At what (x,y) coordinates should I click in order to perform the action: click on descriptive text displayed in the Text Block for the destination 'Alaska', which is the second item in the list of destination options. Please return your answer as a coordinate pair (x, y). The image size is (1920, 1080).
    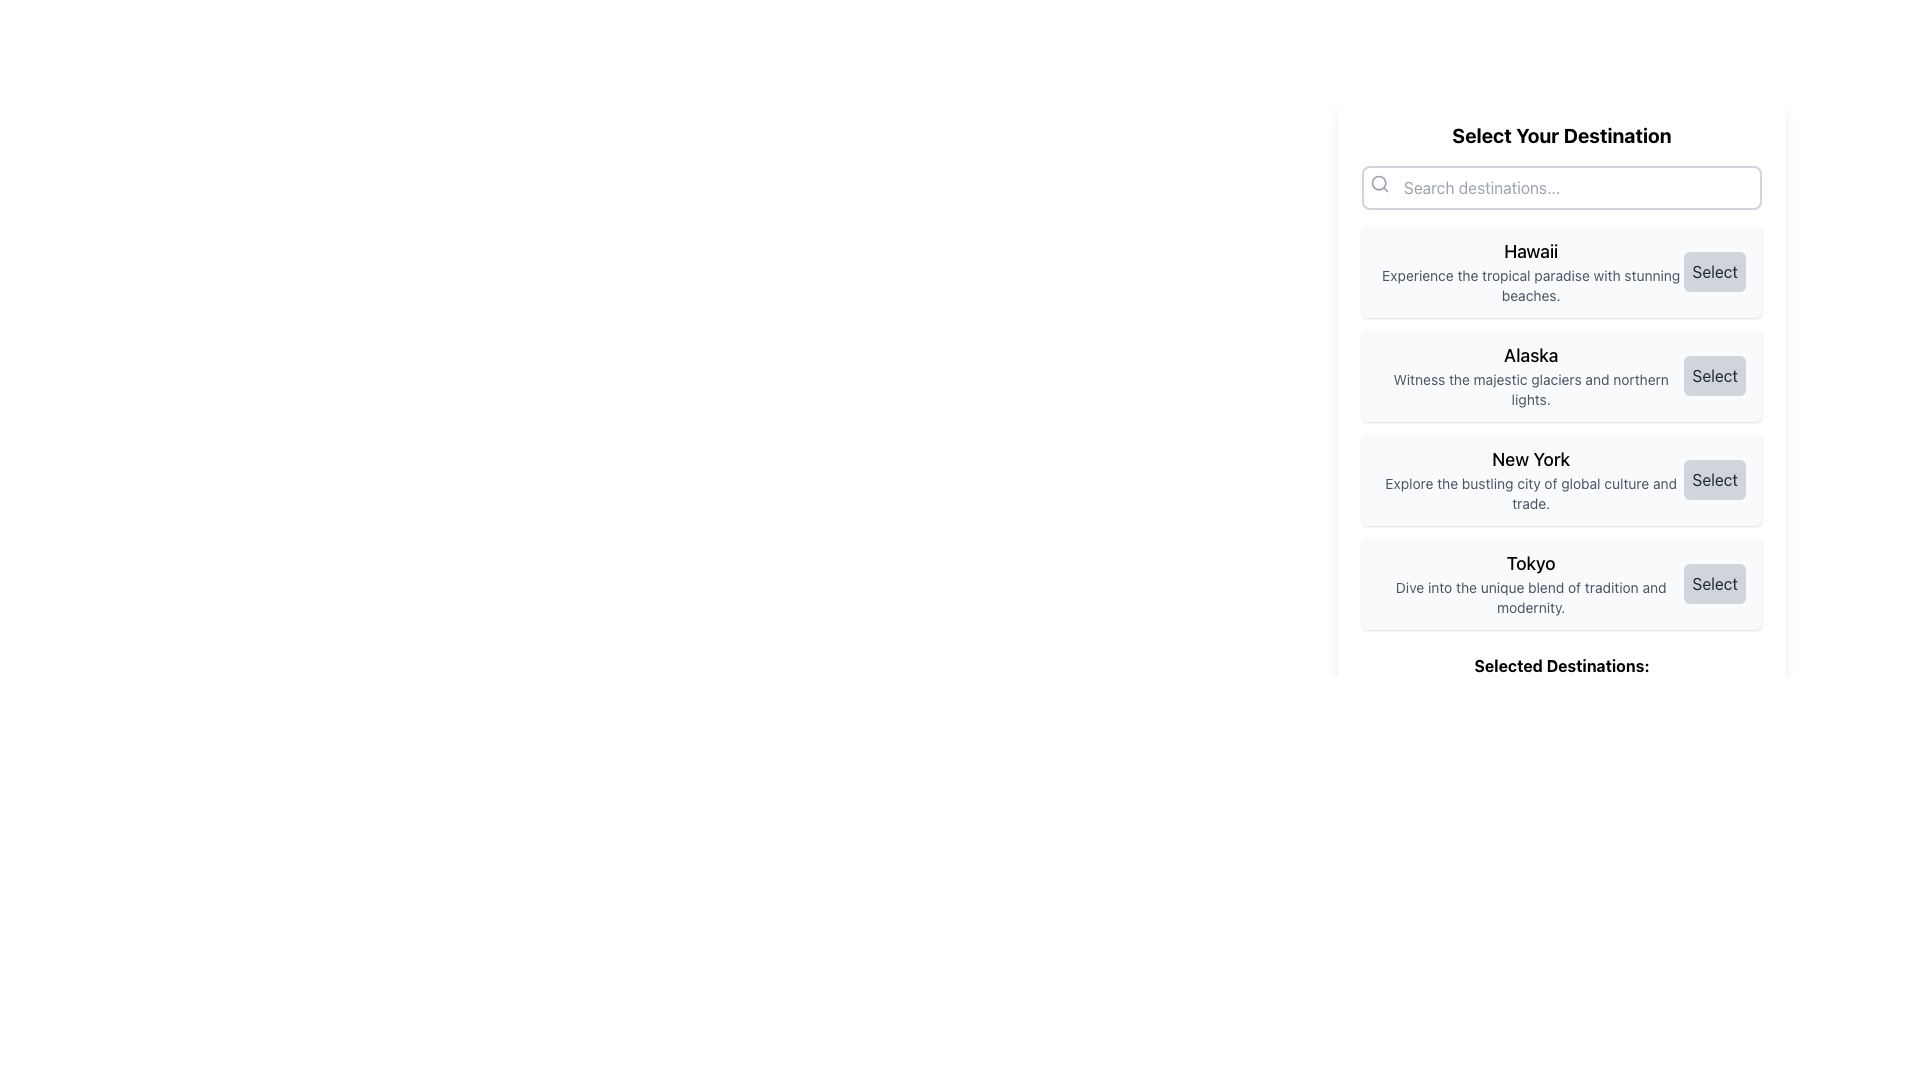
    Looking at the image, I should click on (1530, 375).